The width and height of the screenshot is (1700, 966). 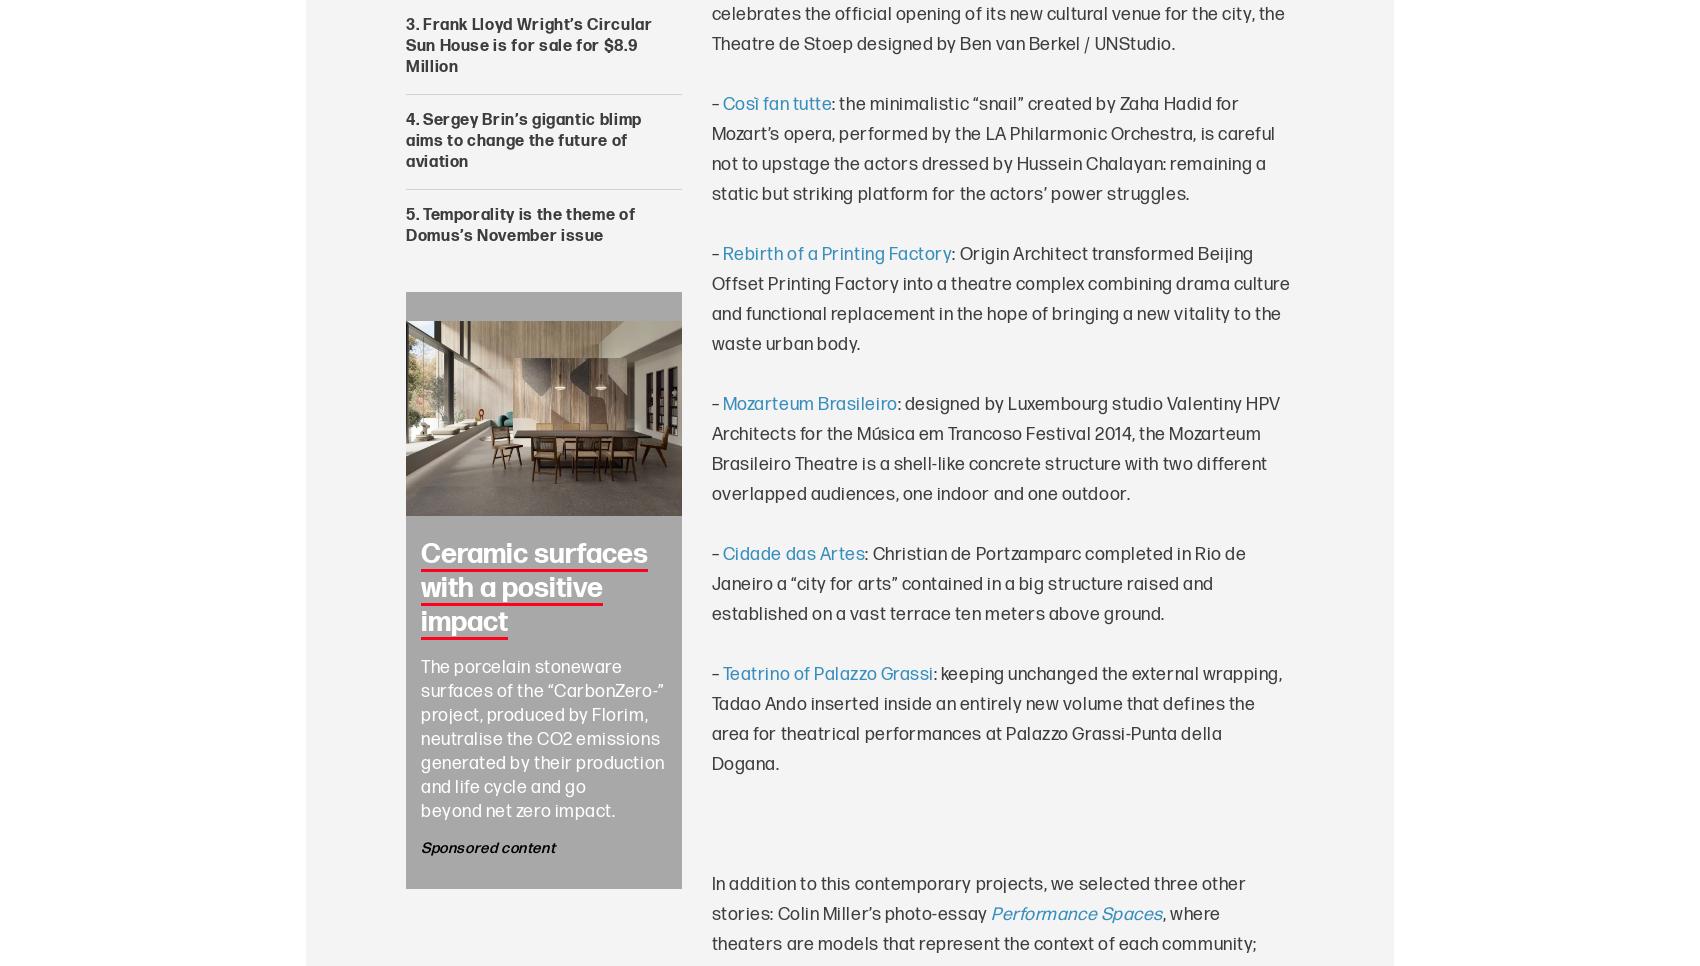 I want to click on 'In addition to this contemporary projects, we selected three other stories: Colin Miller’s photo-essay', so click(x=977, y=898).